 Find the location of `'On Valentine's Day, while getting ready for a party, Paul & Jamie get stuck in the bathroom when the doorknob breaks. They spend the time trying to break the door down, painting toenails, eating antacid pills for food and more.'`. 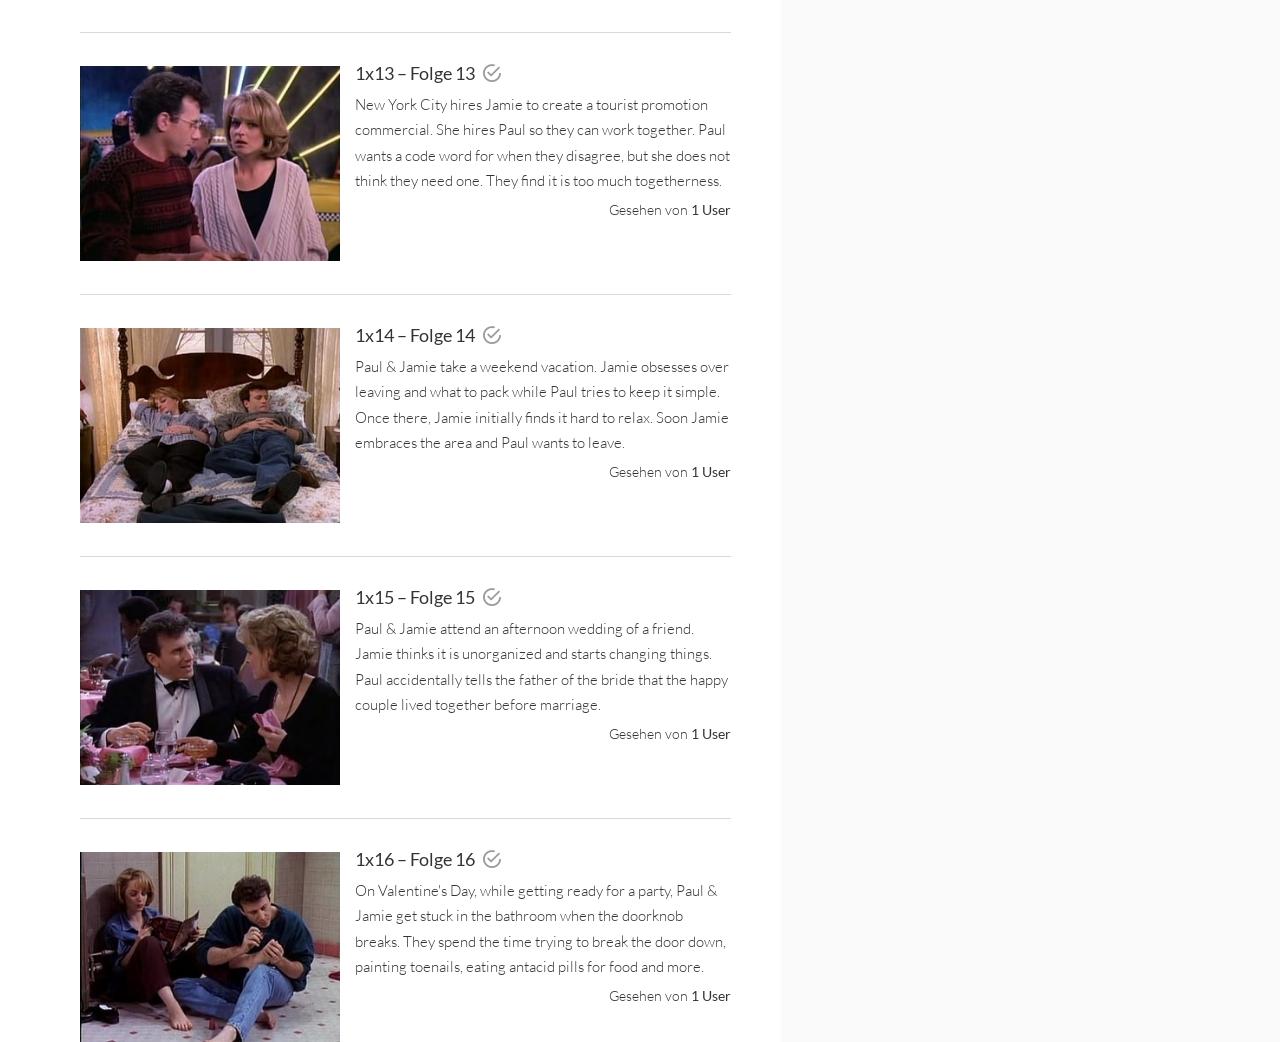

'On Valentine's Day, while getting ready for a party, Paul & Jamie get stuck in the bathroom when the doorknob breaks. They spend the time trying to break the door down, painting toenails, eating antacid pills for food and more.' is located at coordinates (540, 927).